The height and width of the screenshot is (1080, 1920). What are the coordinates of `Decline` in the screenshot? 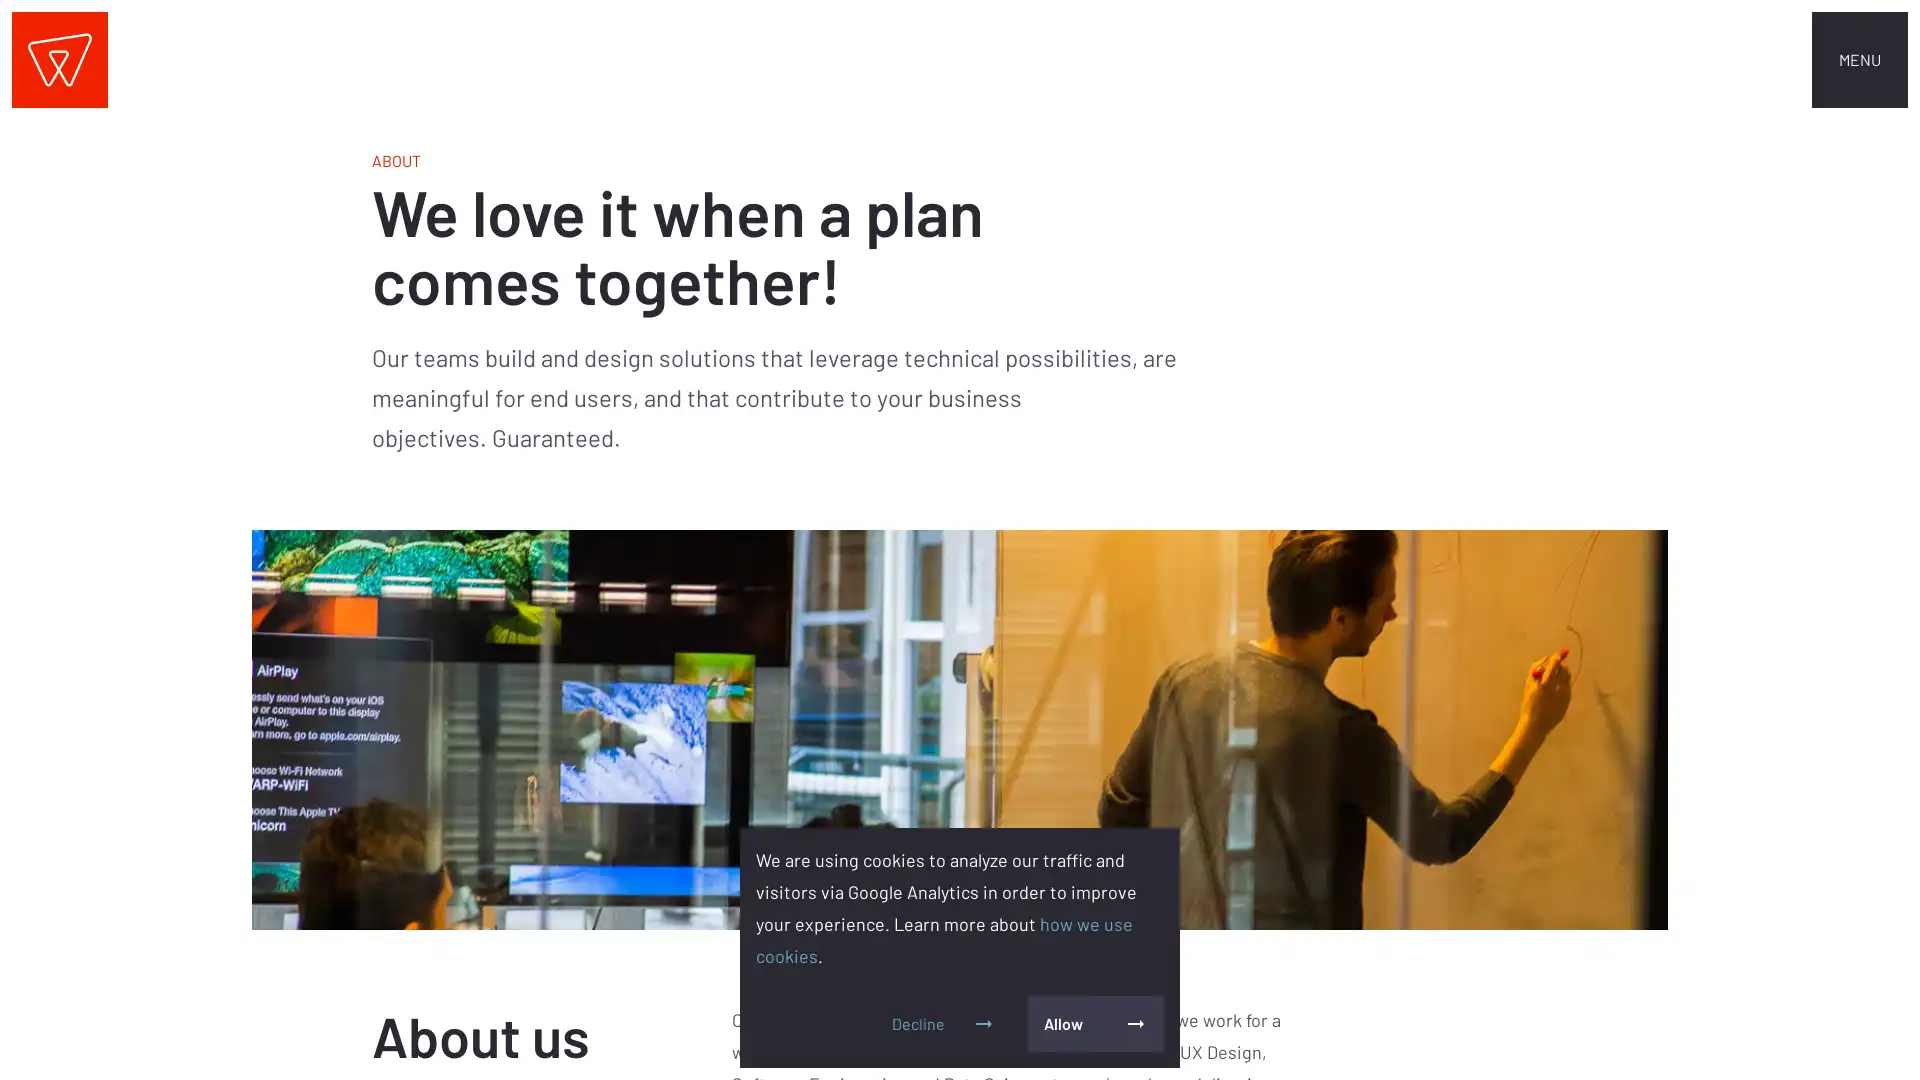 It's located at (943, 1023).